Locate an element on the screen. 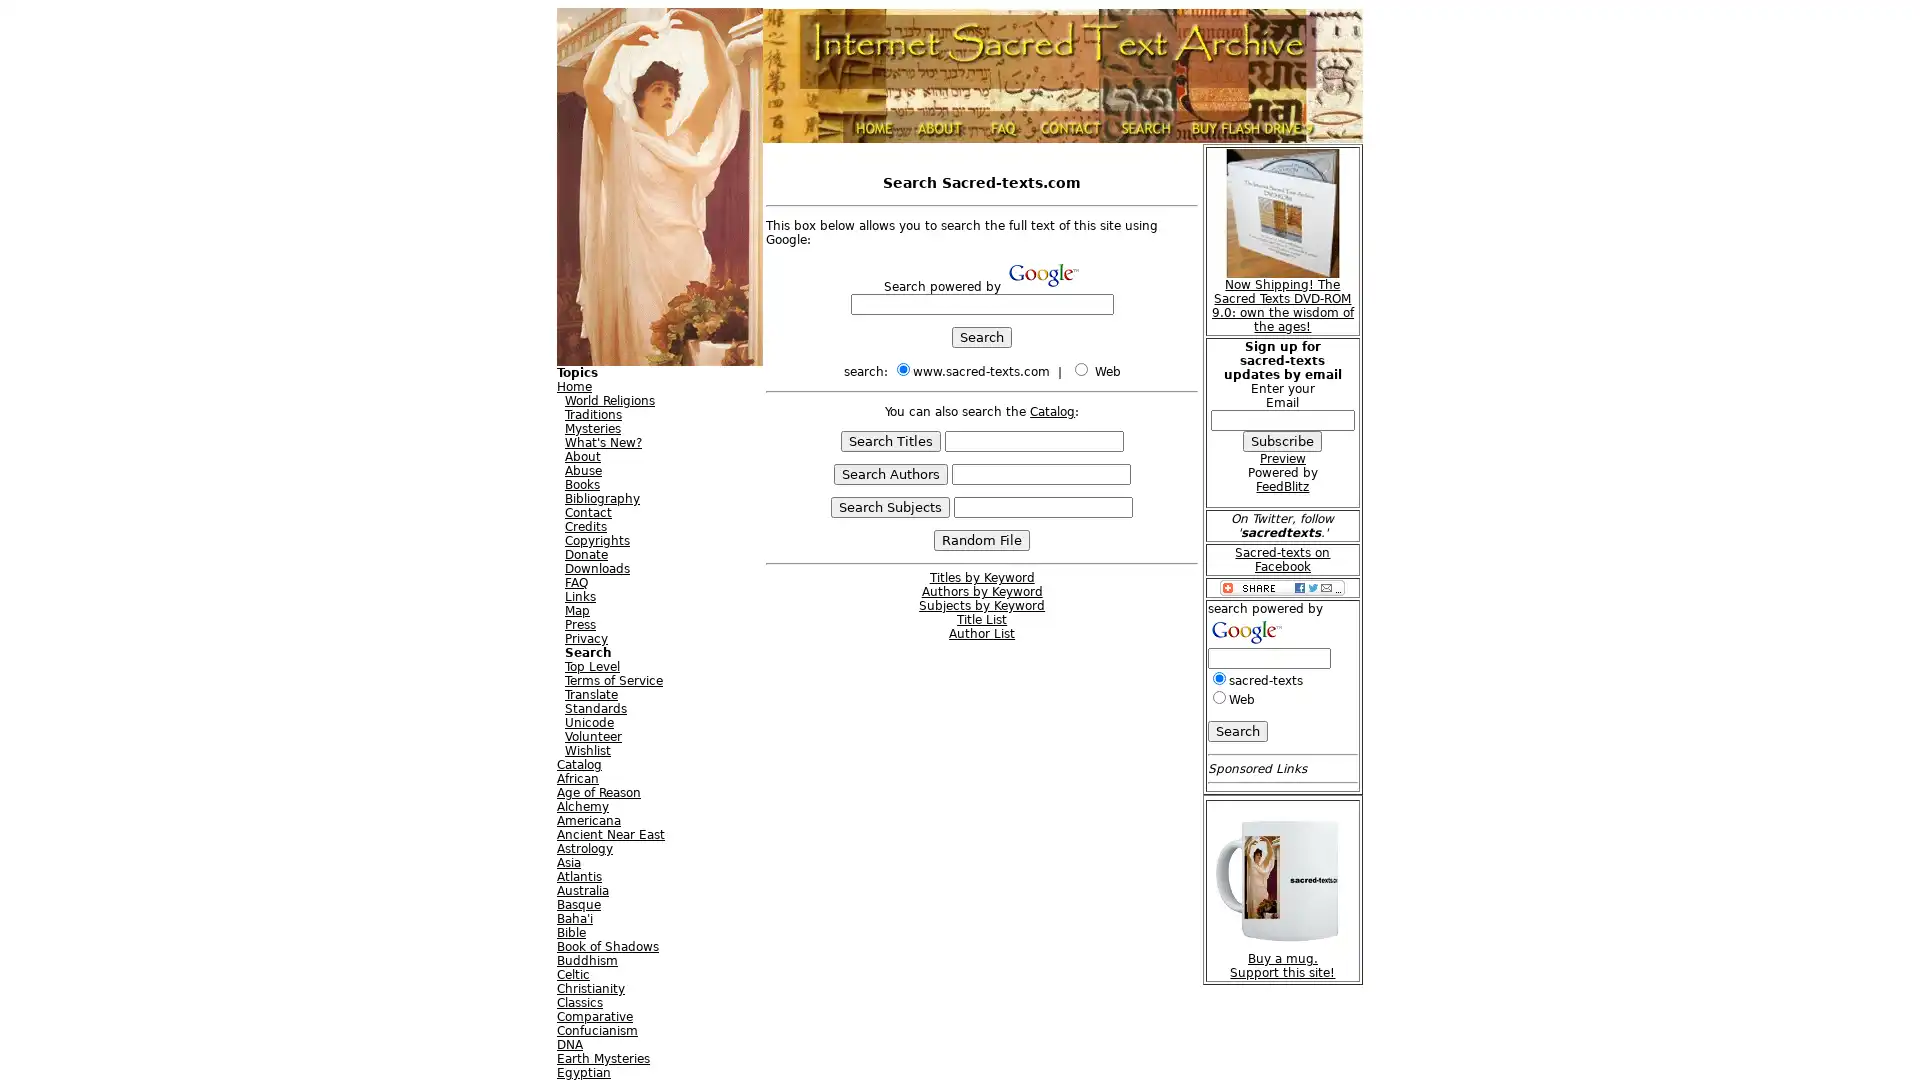  Random File is located at coordinates (982, 540).